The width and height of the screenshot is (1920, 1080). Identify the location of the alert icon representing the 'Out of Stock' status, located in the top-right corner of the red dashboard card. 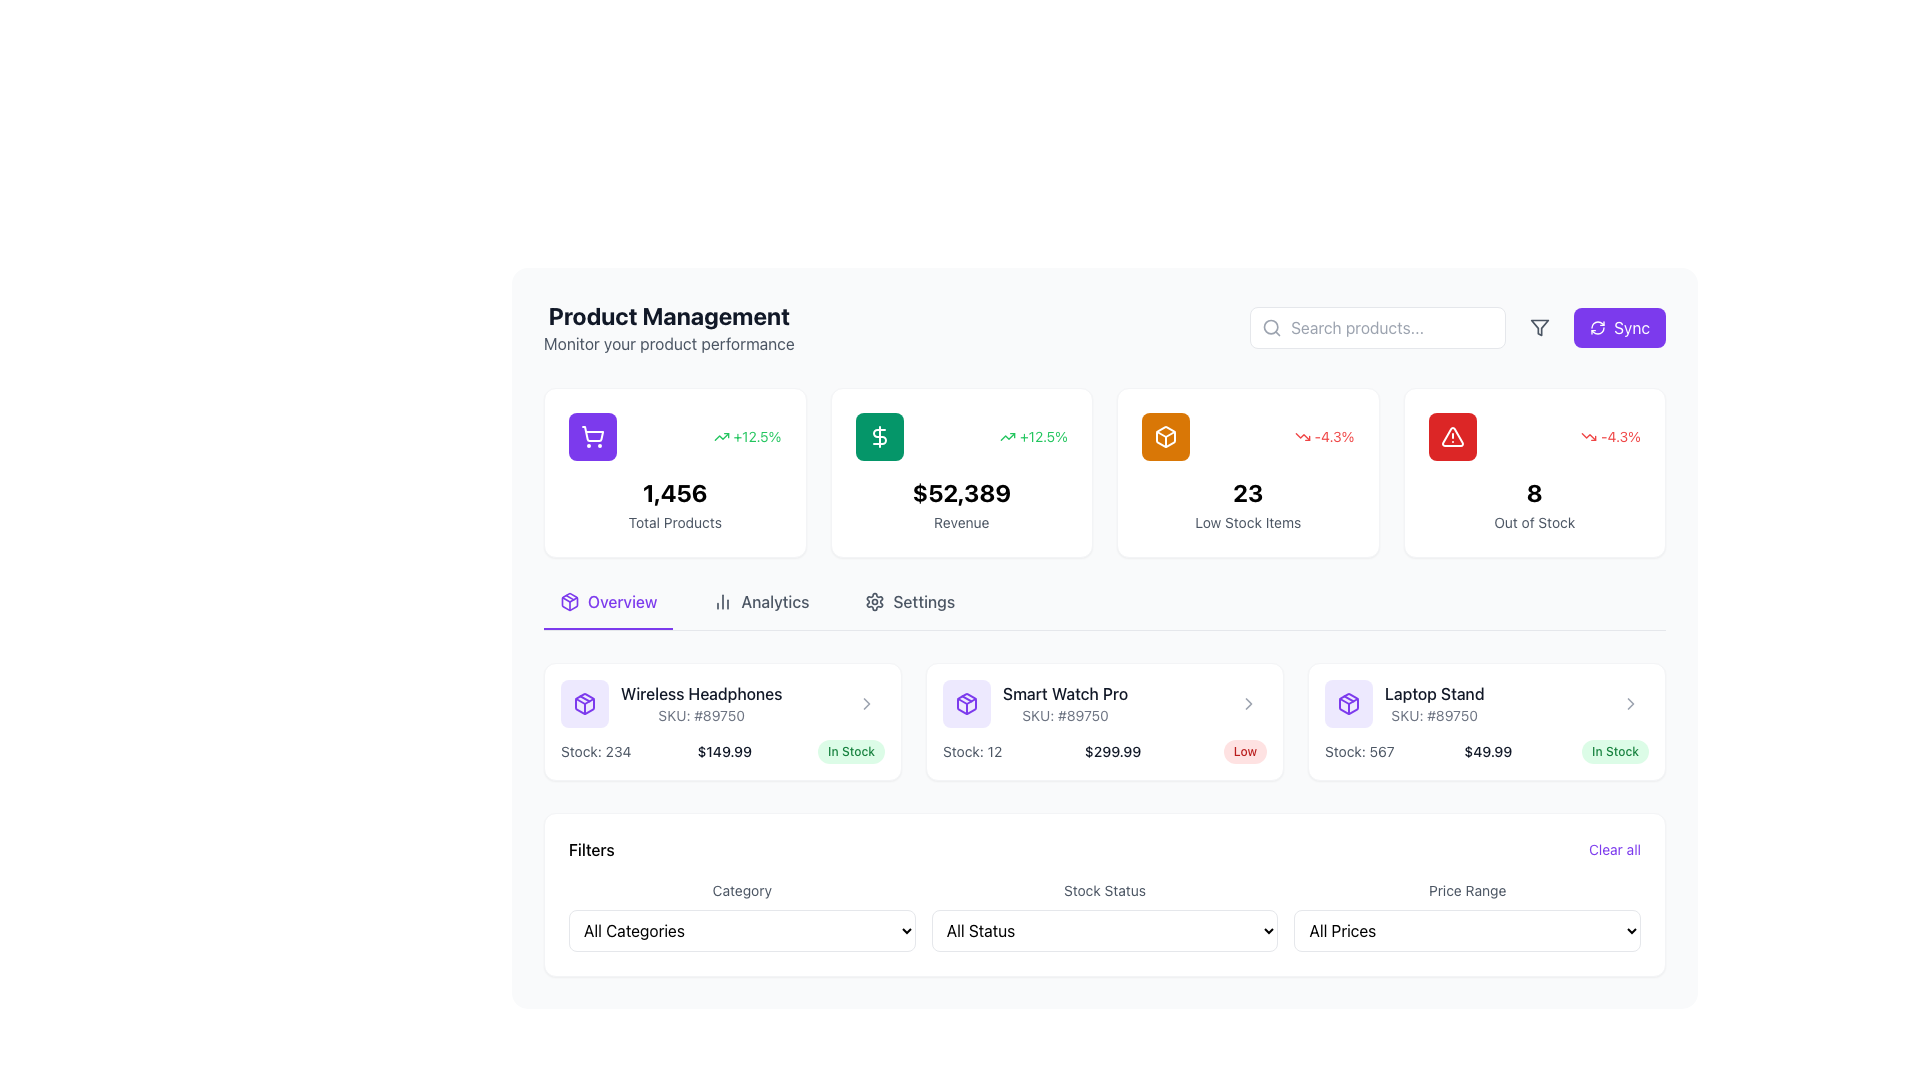
(1452, 435).